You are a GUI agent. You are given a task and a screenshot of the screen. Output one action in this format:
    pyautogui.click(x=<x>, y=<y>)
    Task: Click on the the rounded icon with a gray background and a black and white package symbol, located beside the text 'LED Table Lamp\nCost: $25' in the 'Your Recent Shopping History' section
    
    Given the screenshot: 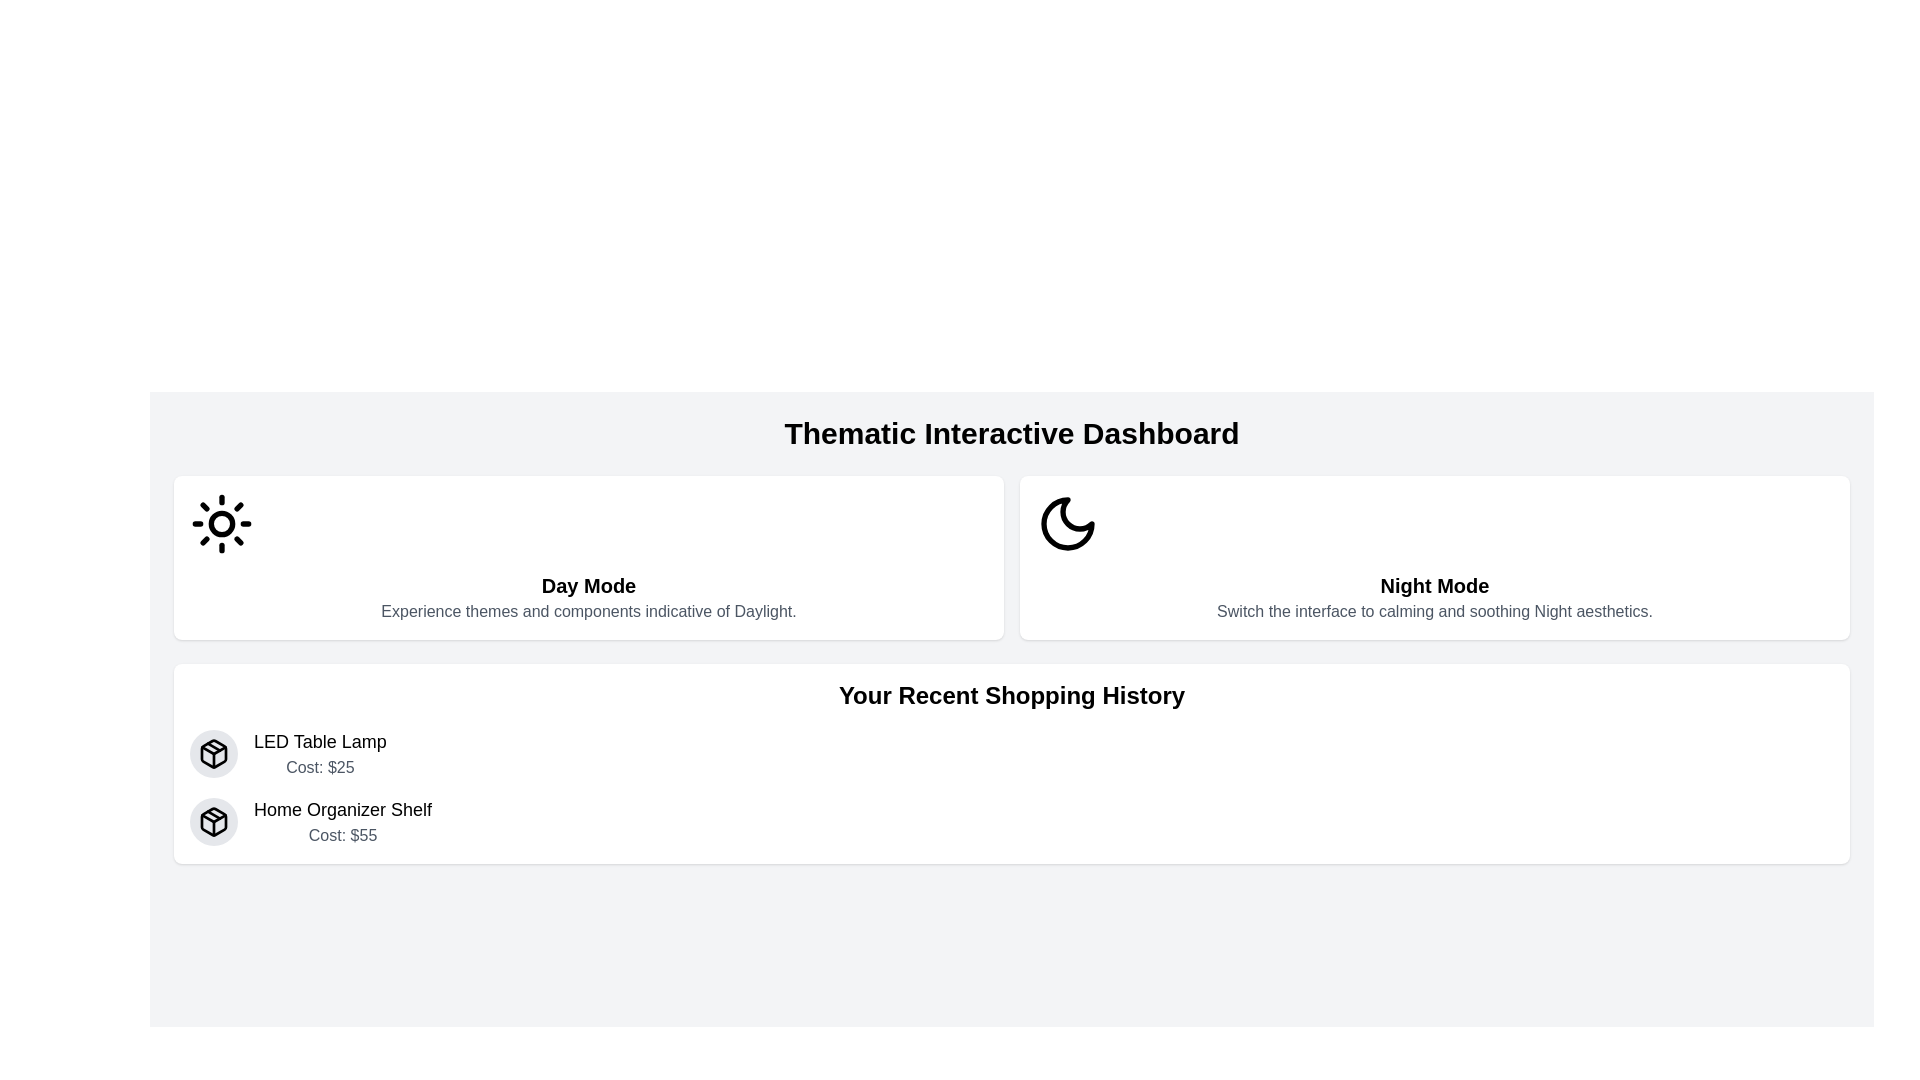 What is the action you would take?
    pyautogui.click(x=214, y=753)
    